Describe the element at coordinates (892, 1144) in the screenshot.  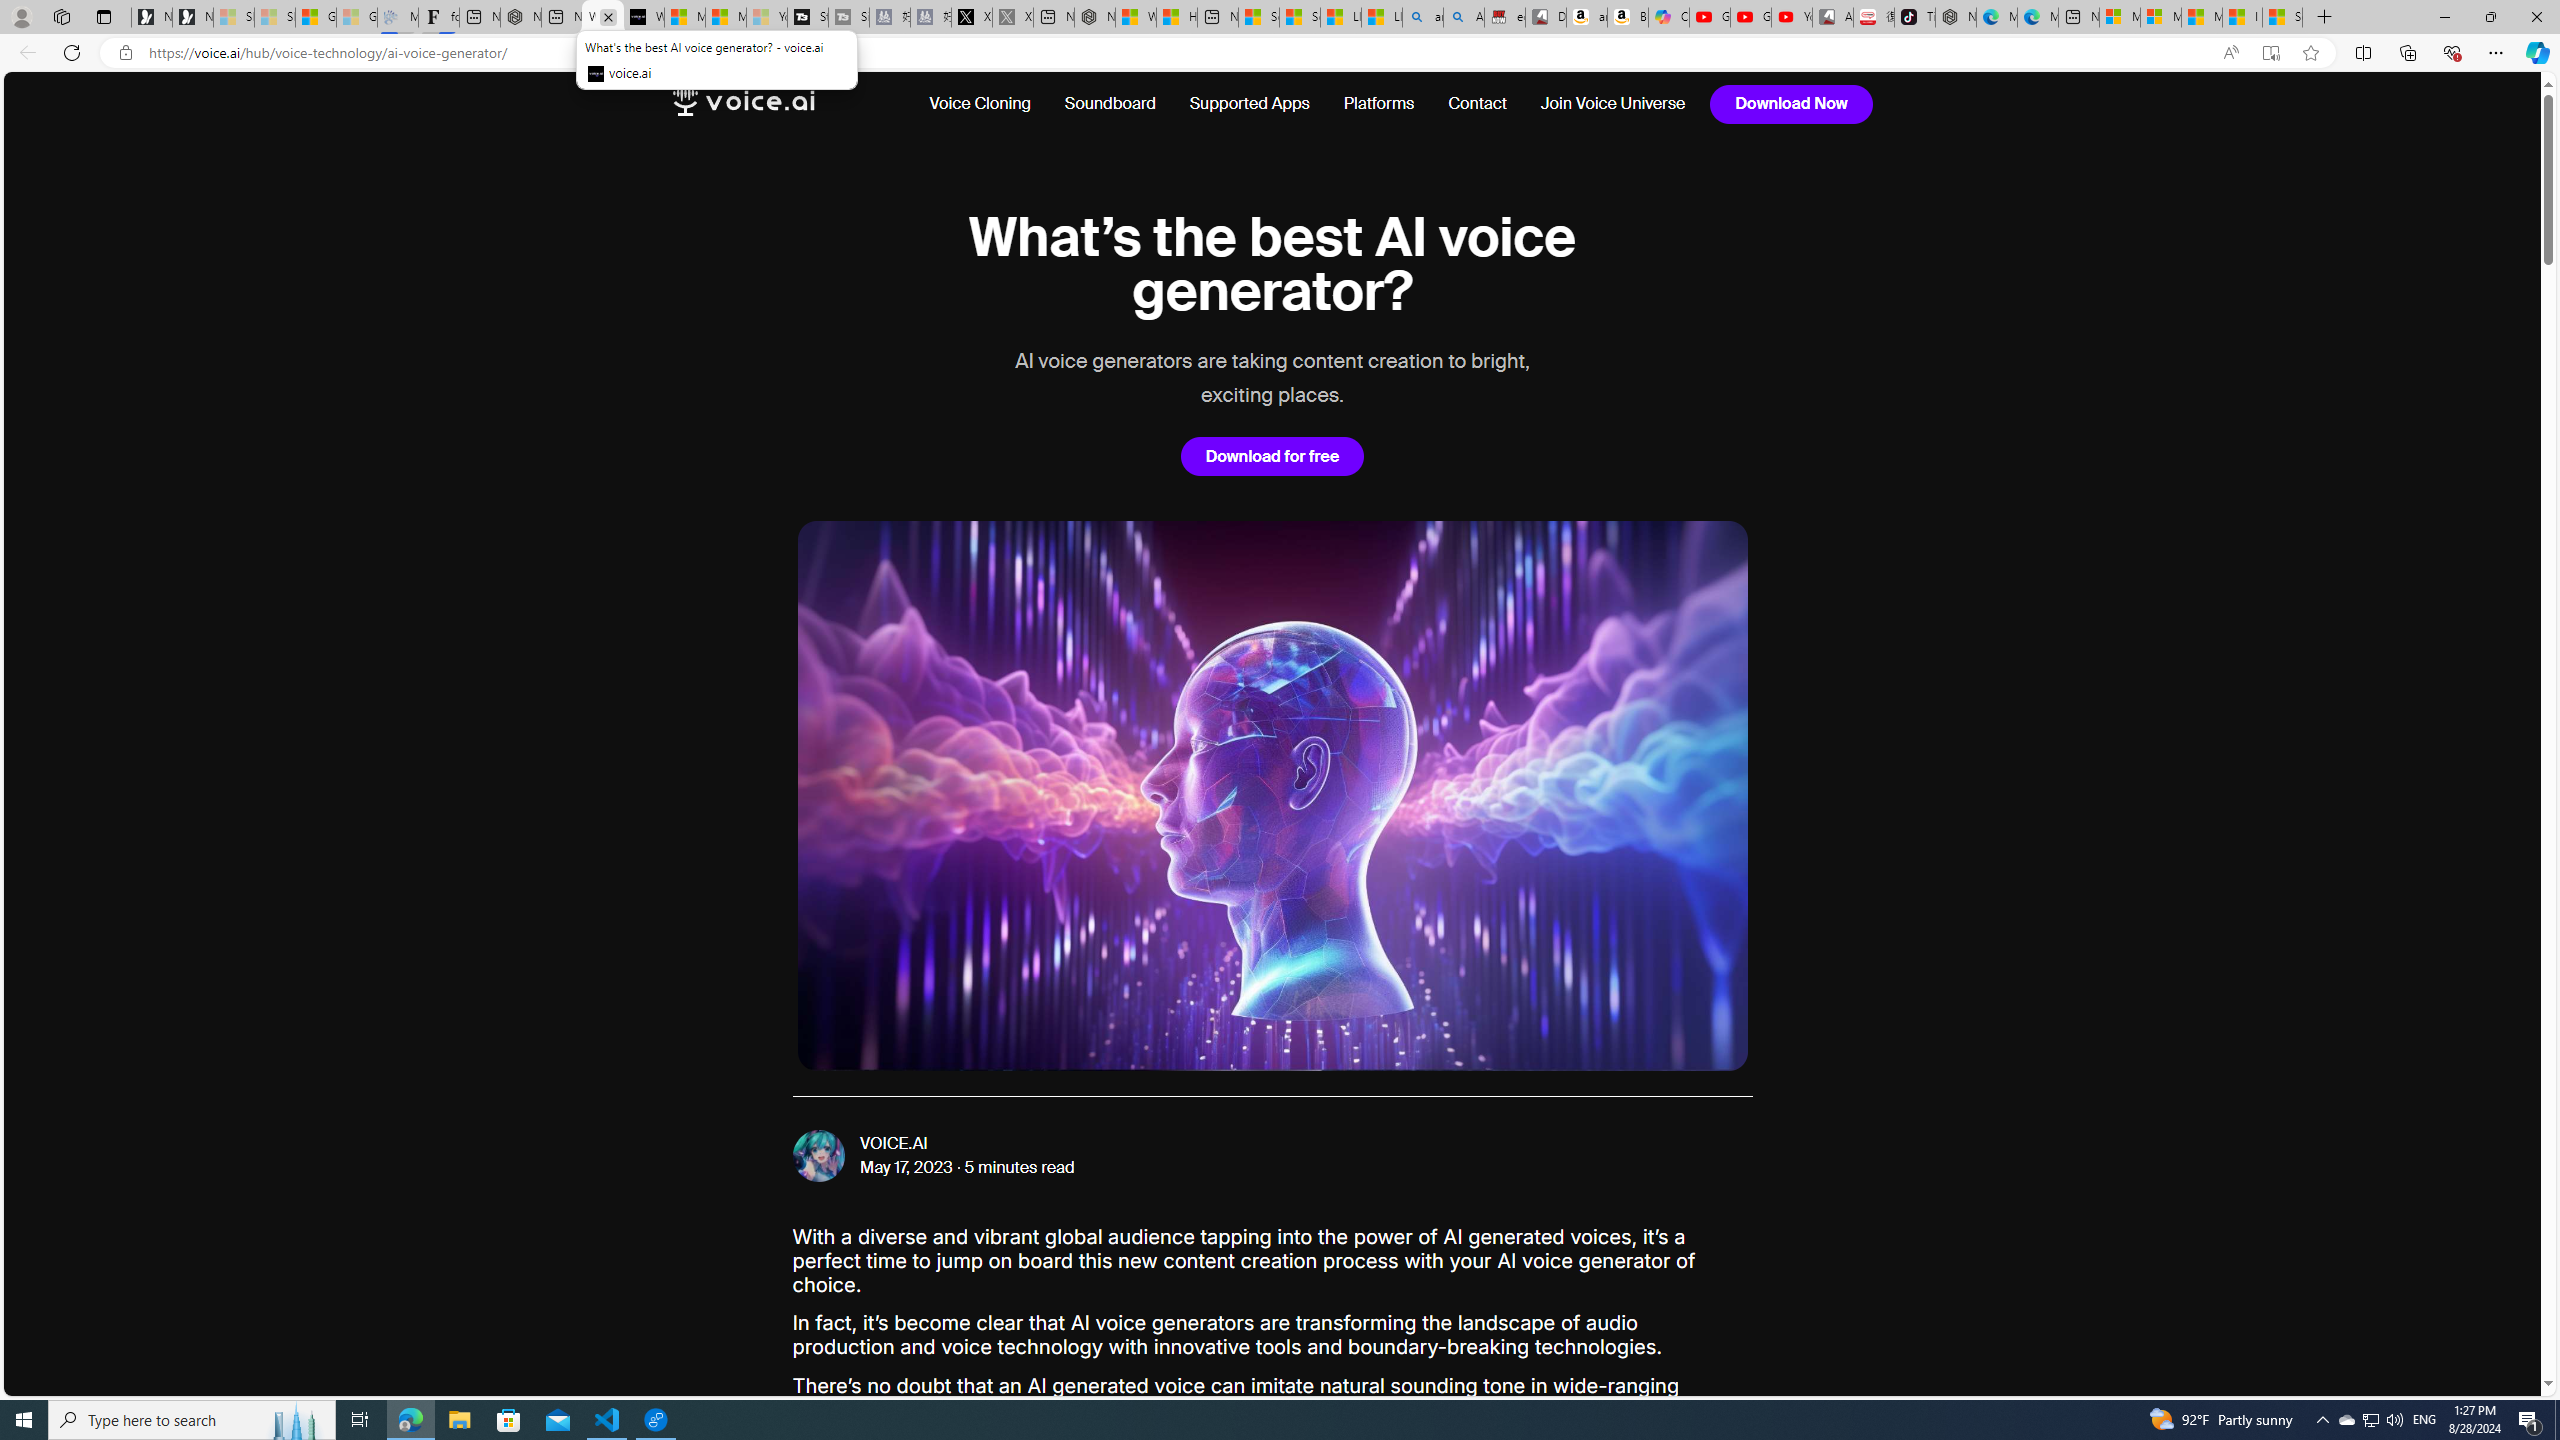
I see `'VOICE.AI'` at that location.